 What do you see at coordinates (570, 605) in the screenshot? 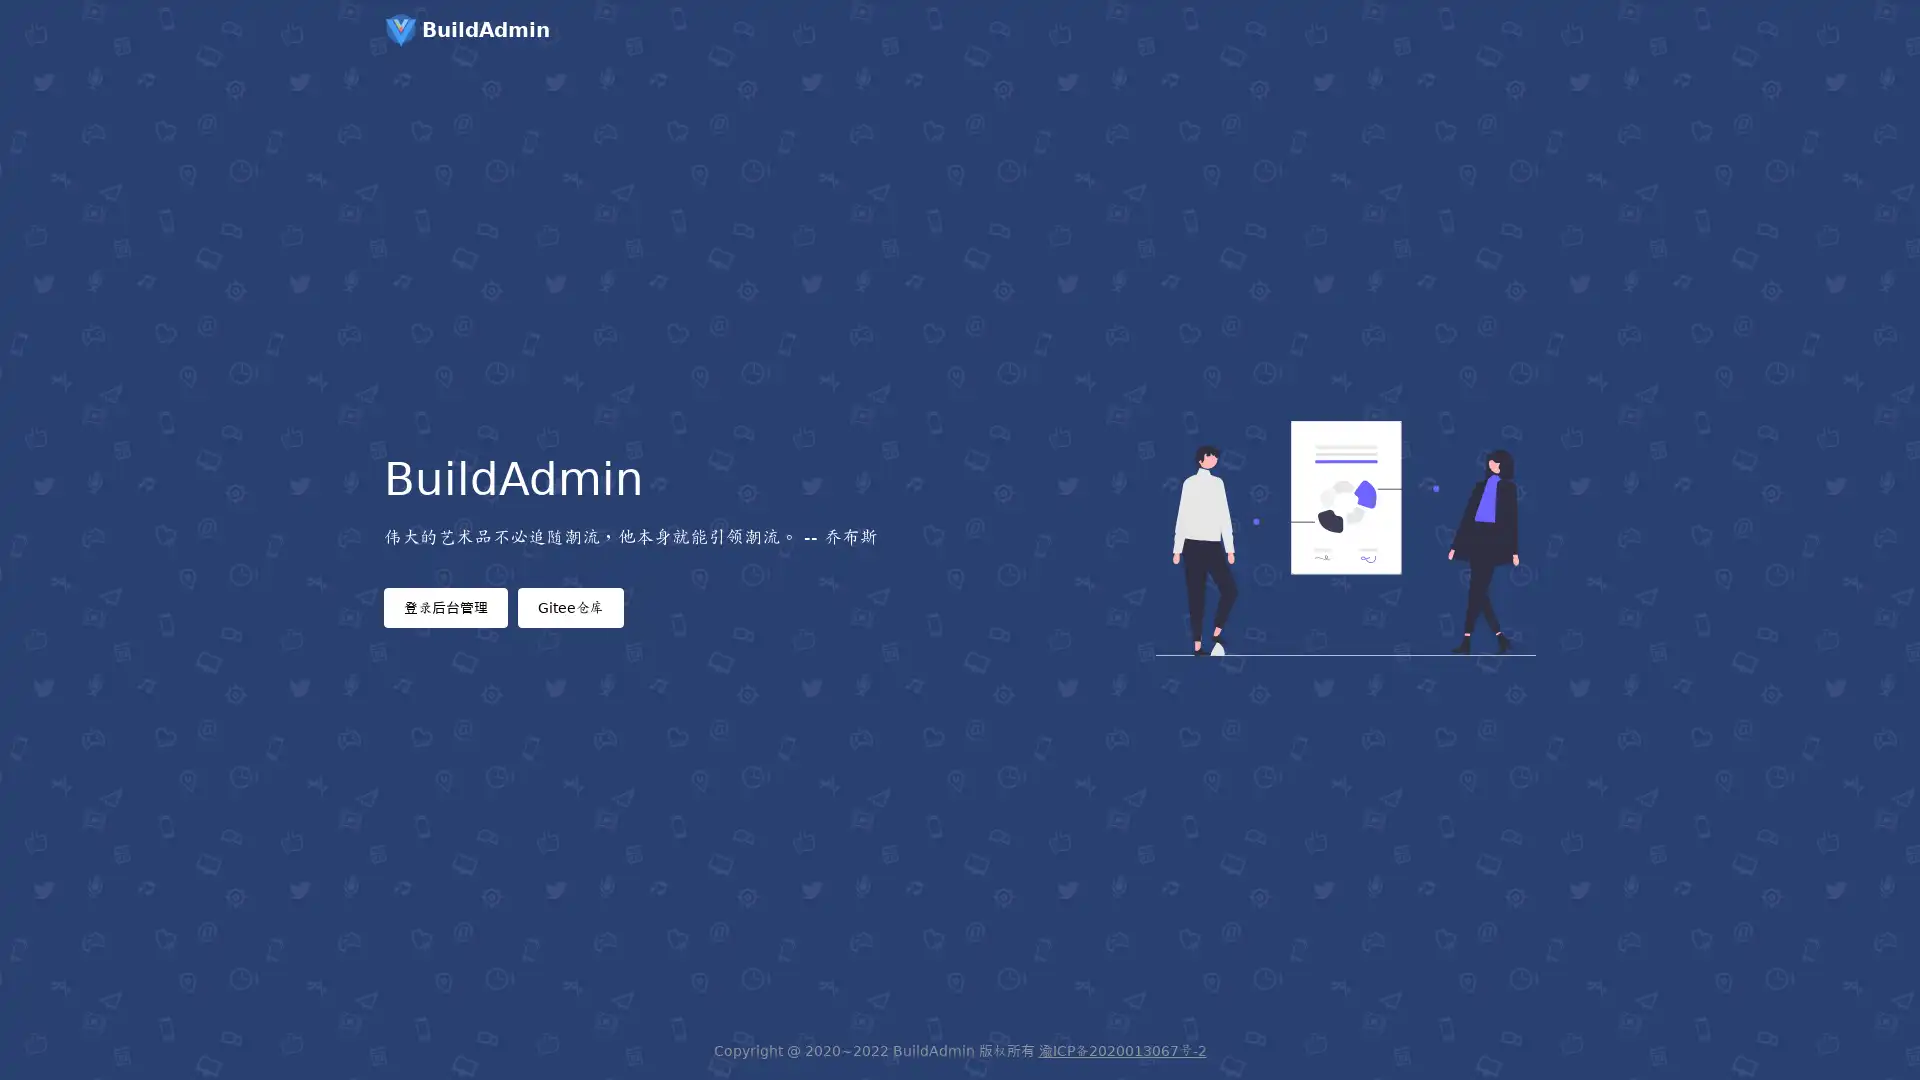
I see `Gitee` at bounding box center [570, 605].